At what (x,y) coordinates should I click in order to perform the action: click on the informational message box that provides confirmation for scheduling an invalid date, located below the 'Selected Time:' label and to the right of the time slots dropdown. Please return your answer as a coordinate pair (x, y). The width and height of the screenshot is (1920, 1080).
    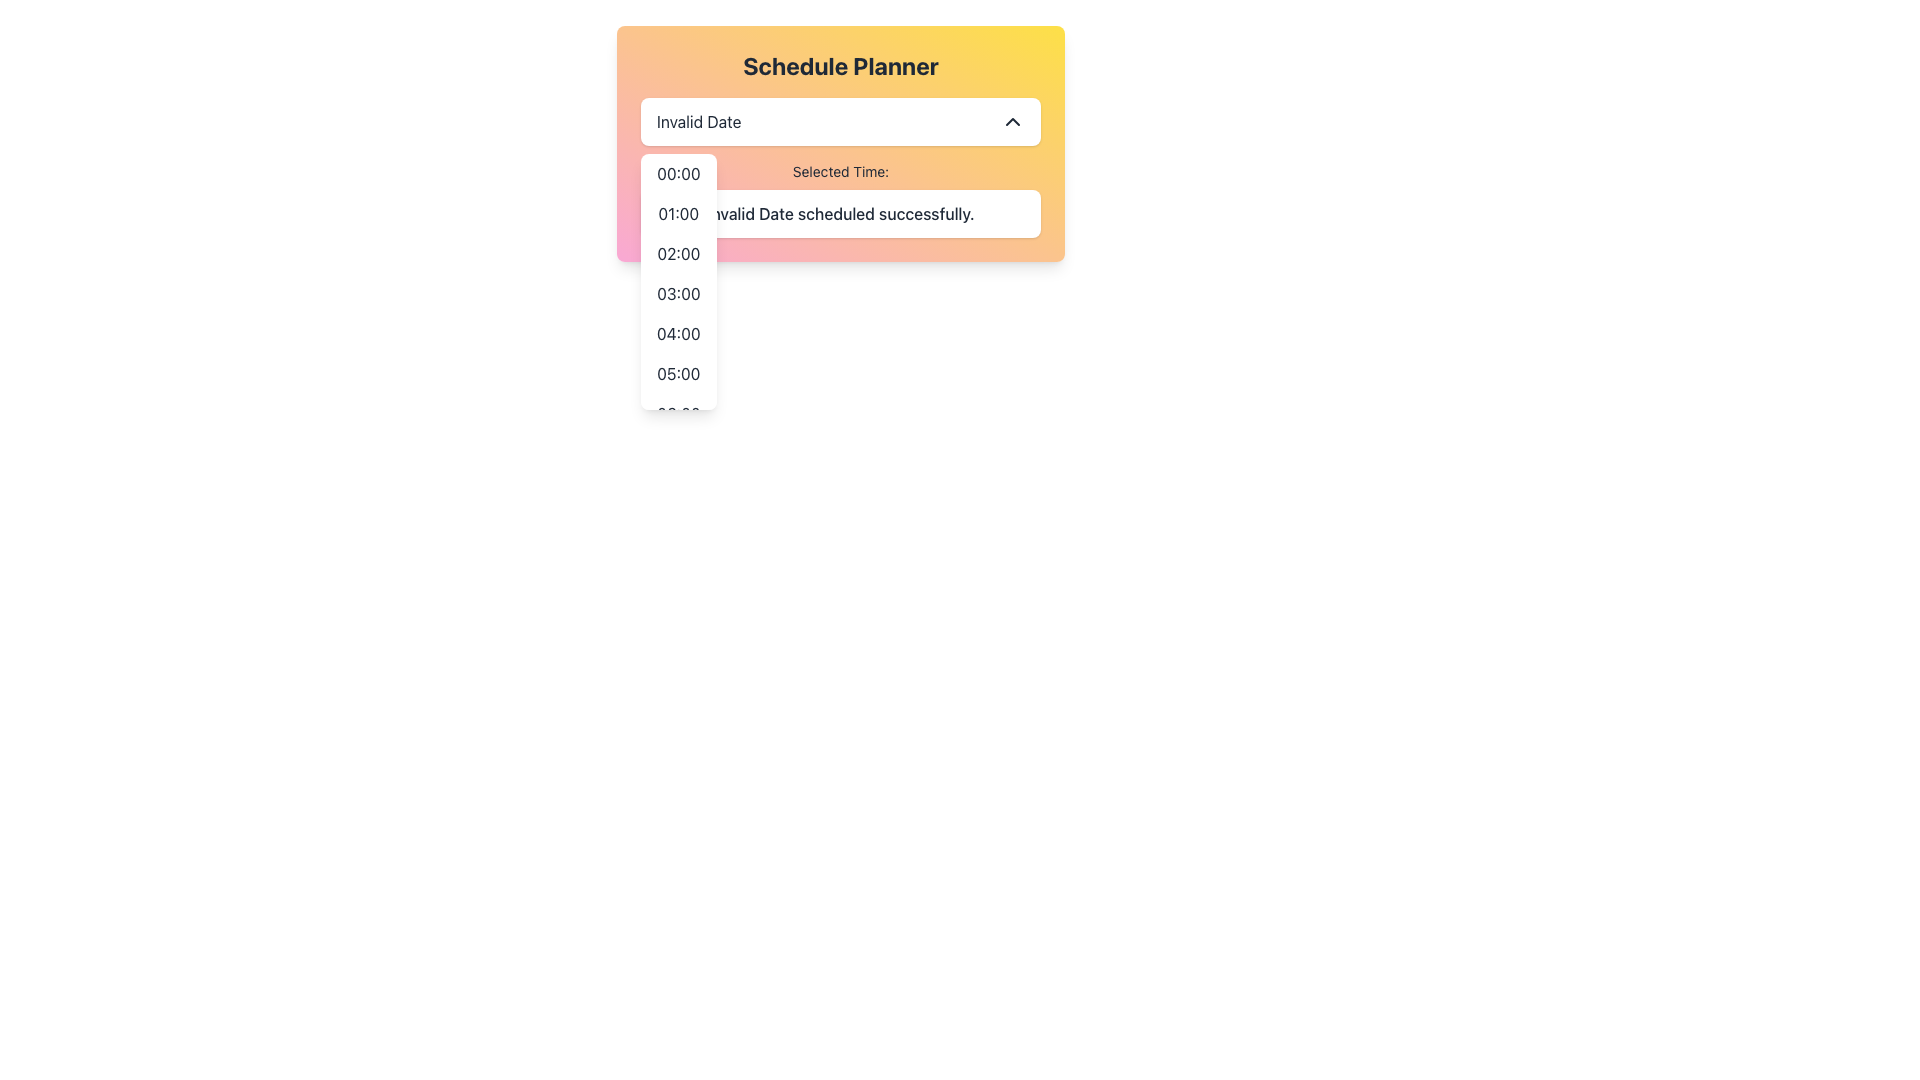
    Looking at the image, I should click on (840, 213).